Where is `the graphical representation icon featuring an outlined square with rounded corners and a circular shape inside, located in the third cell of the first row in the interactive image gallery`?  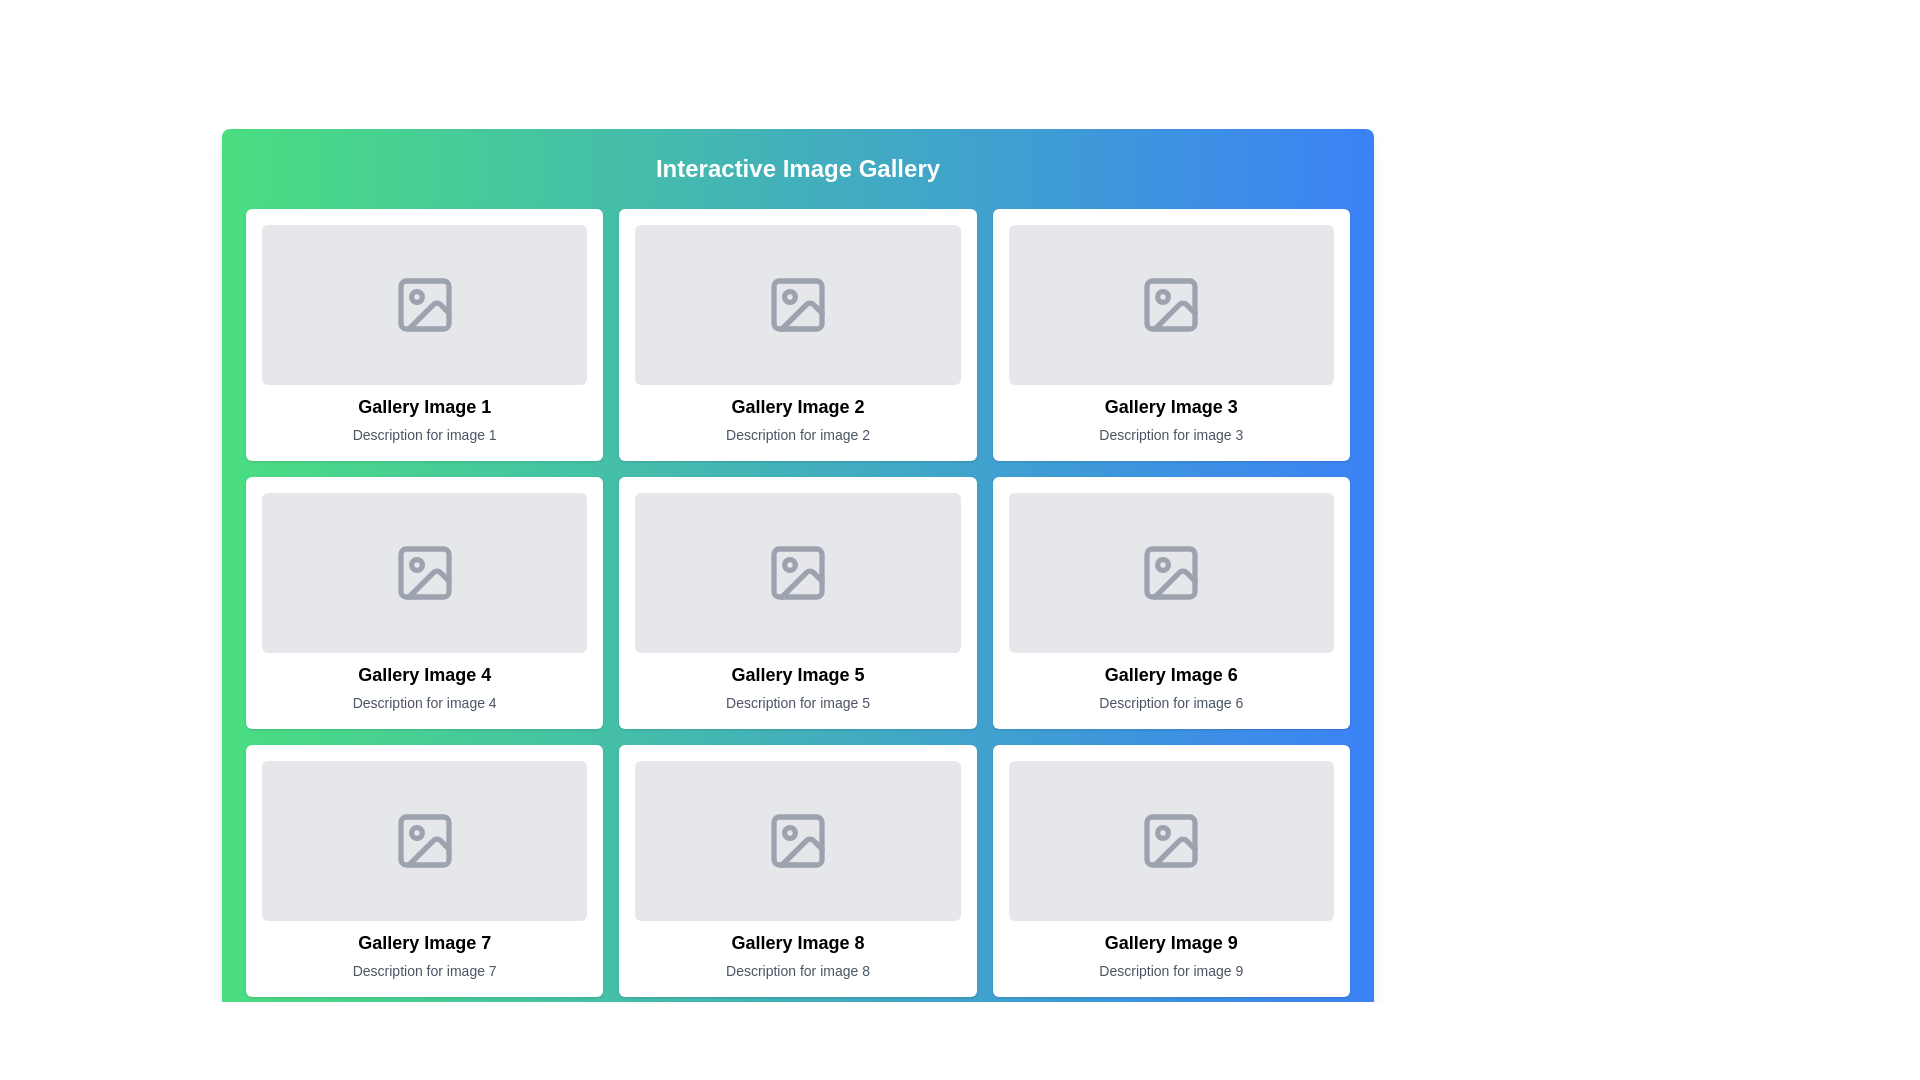 the graphical representation icon featuring an outlined square with rounded corners and a circular shape inside, located in the third cell of the first row in the interactive image gallery is located at coordinates (1171, 304).